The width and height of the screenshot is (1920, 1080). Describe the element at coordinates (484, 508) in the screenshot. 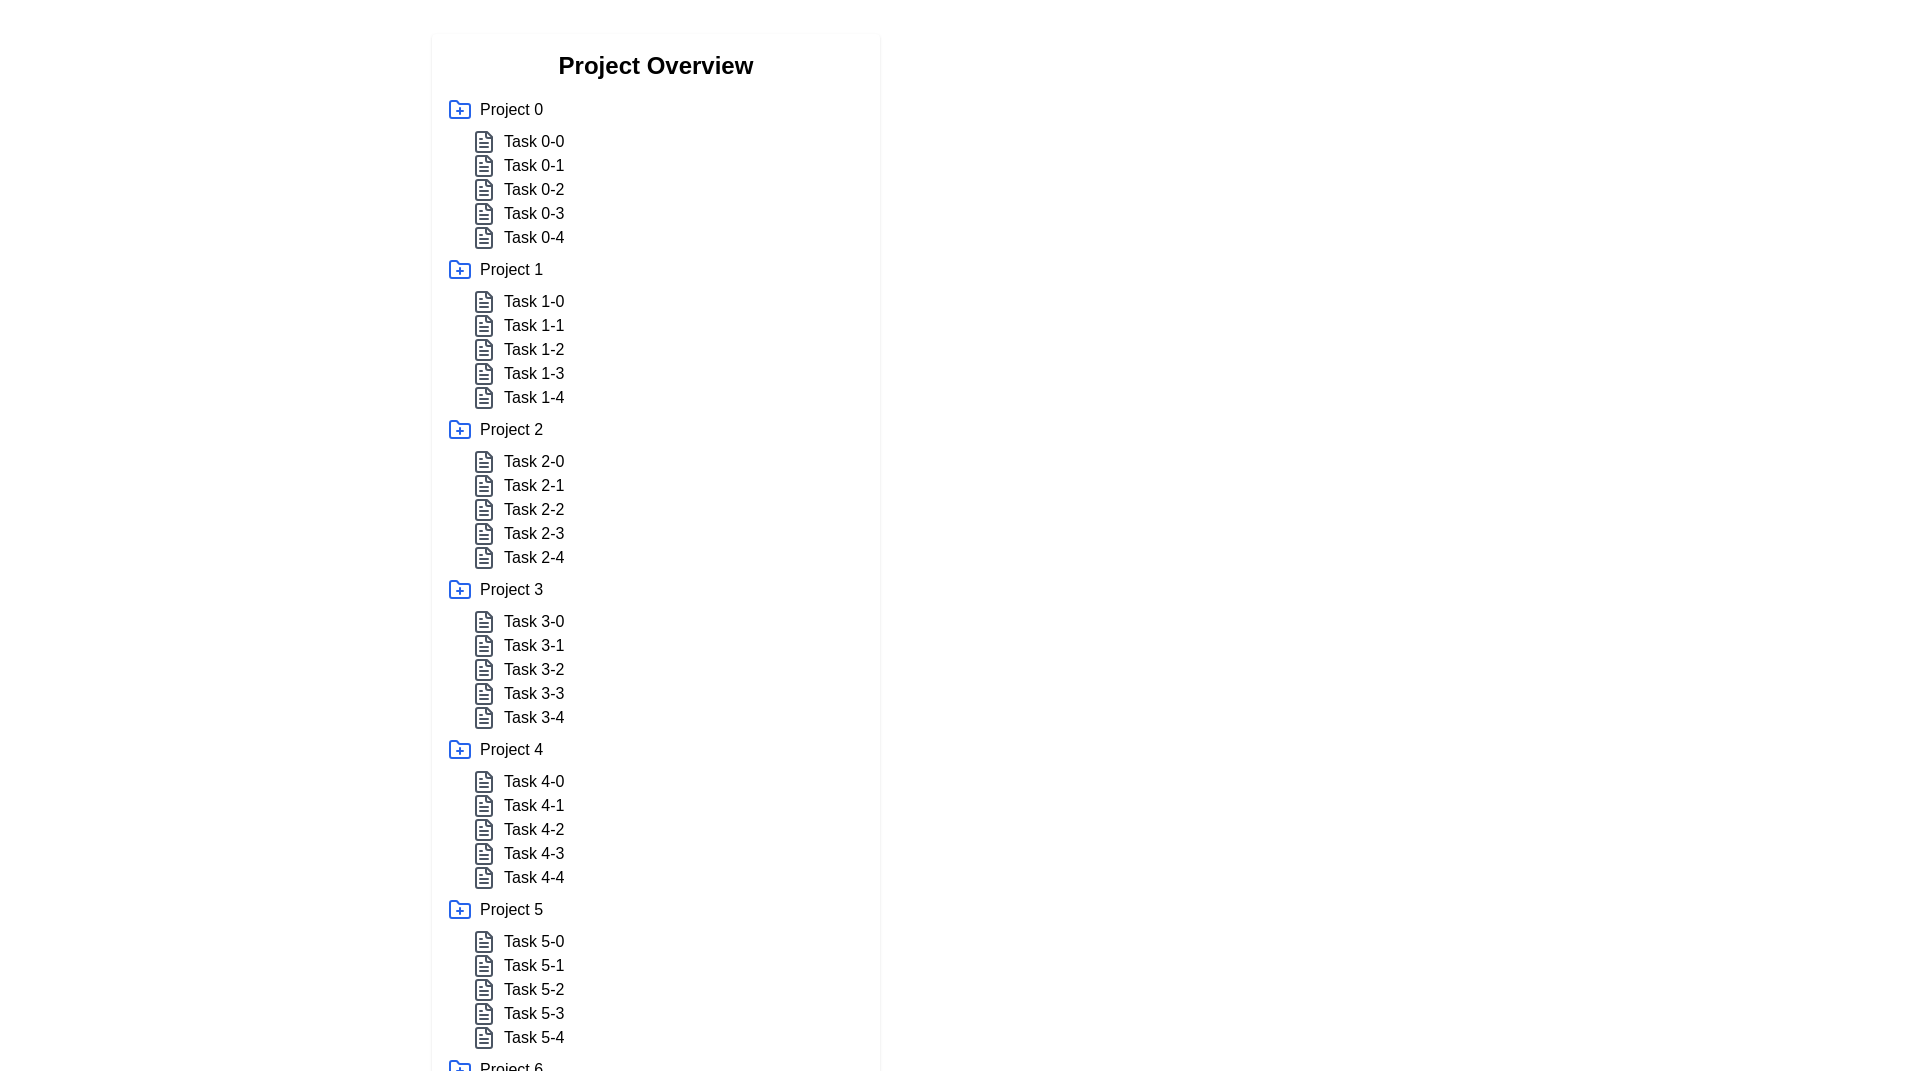

I see `the document file icon located to the left of the text label 'Task 2-2', which is part of the list under 'Project 2'` at that location.